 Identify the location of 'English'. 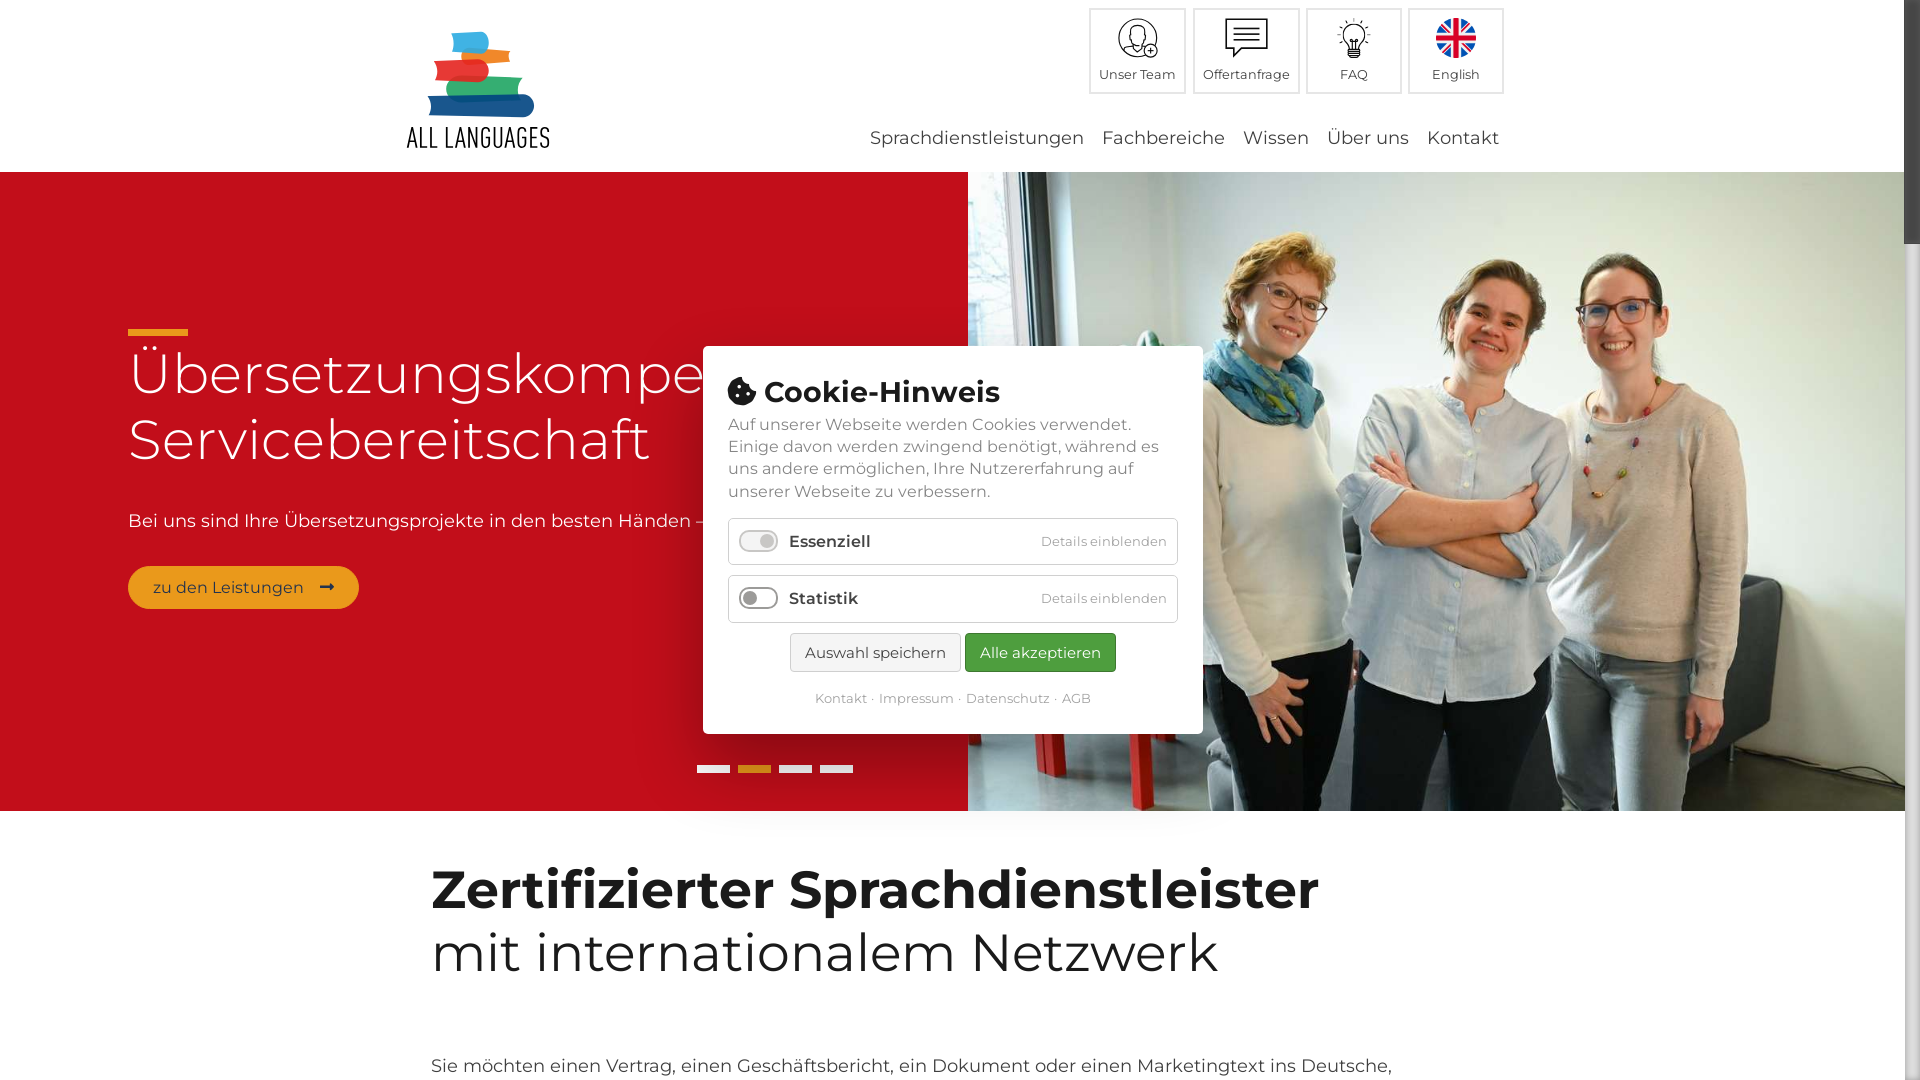
(1455, 49).